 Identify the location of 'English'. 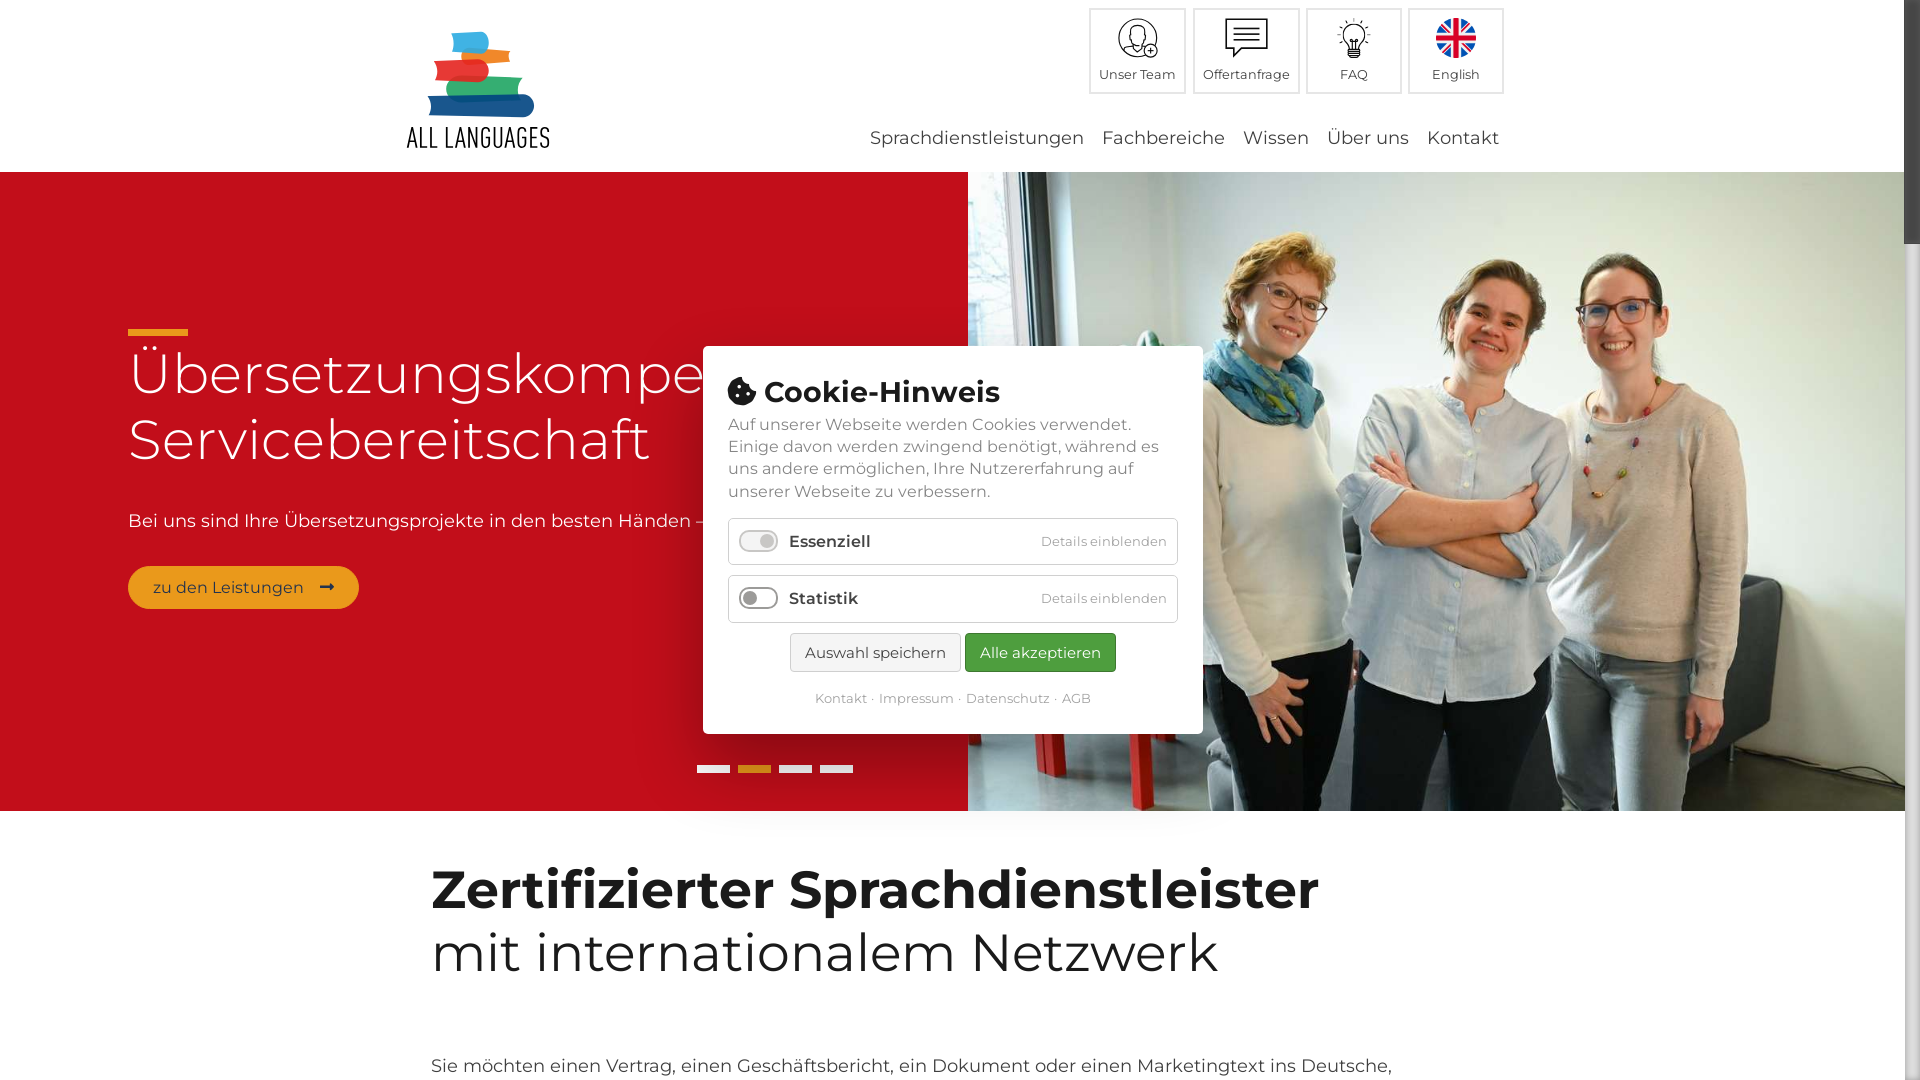
(1455, 49).